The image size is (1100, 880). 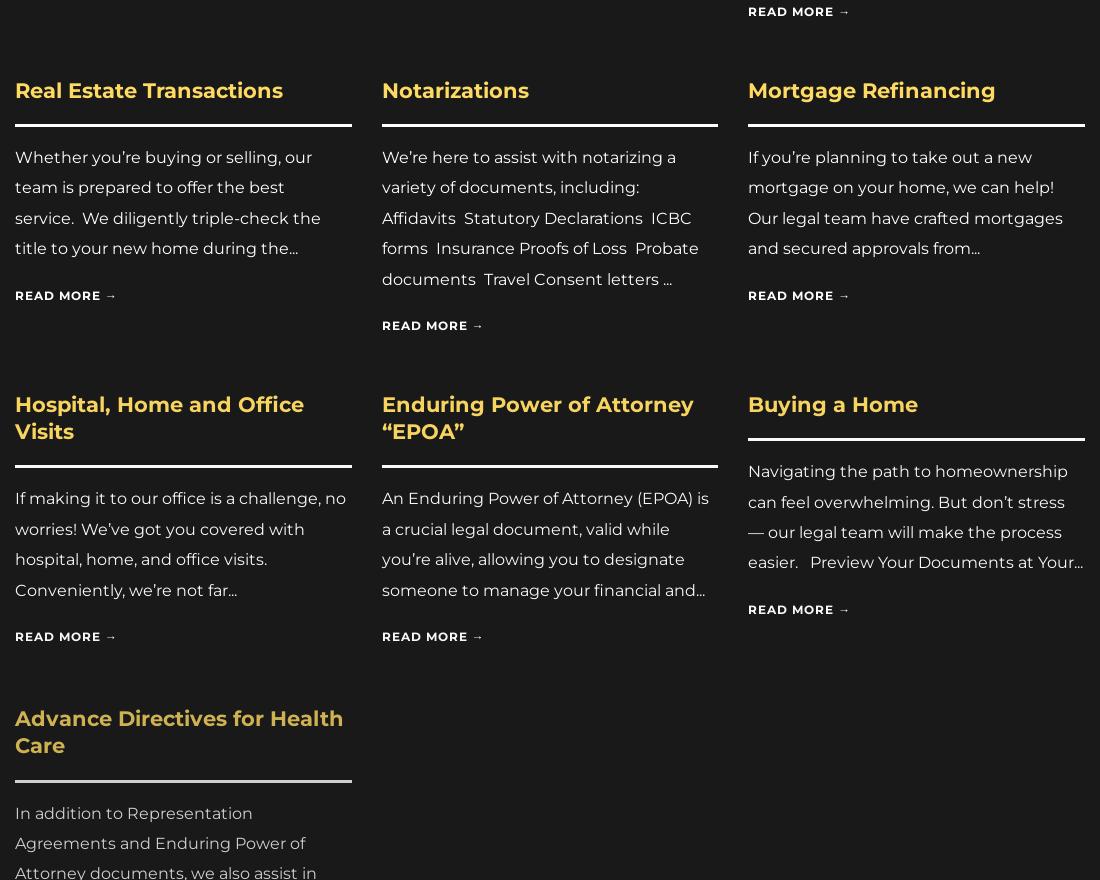 I want to click on 'Notarizations', so click(x=453, y=88).